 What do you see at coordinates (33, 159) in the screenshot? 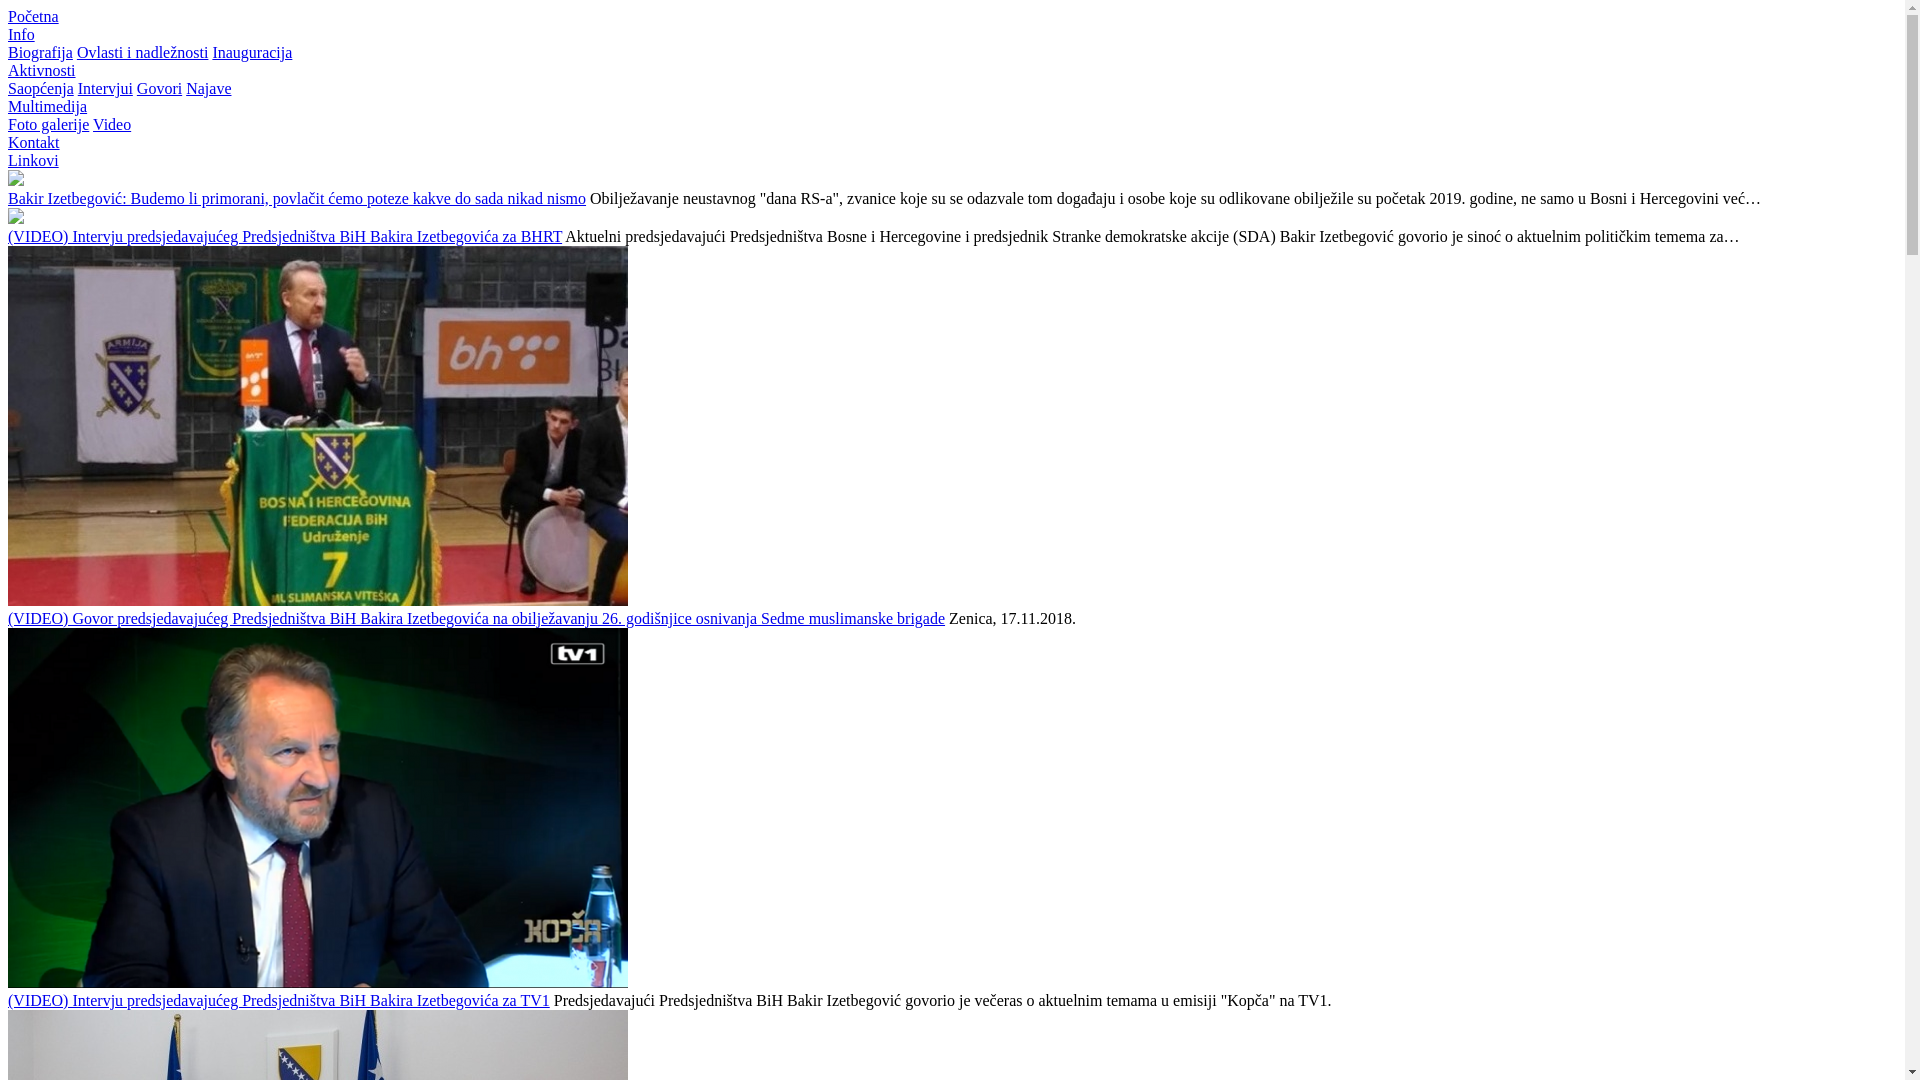
I see `'Linkovi'` at bounding box center [33, 159].